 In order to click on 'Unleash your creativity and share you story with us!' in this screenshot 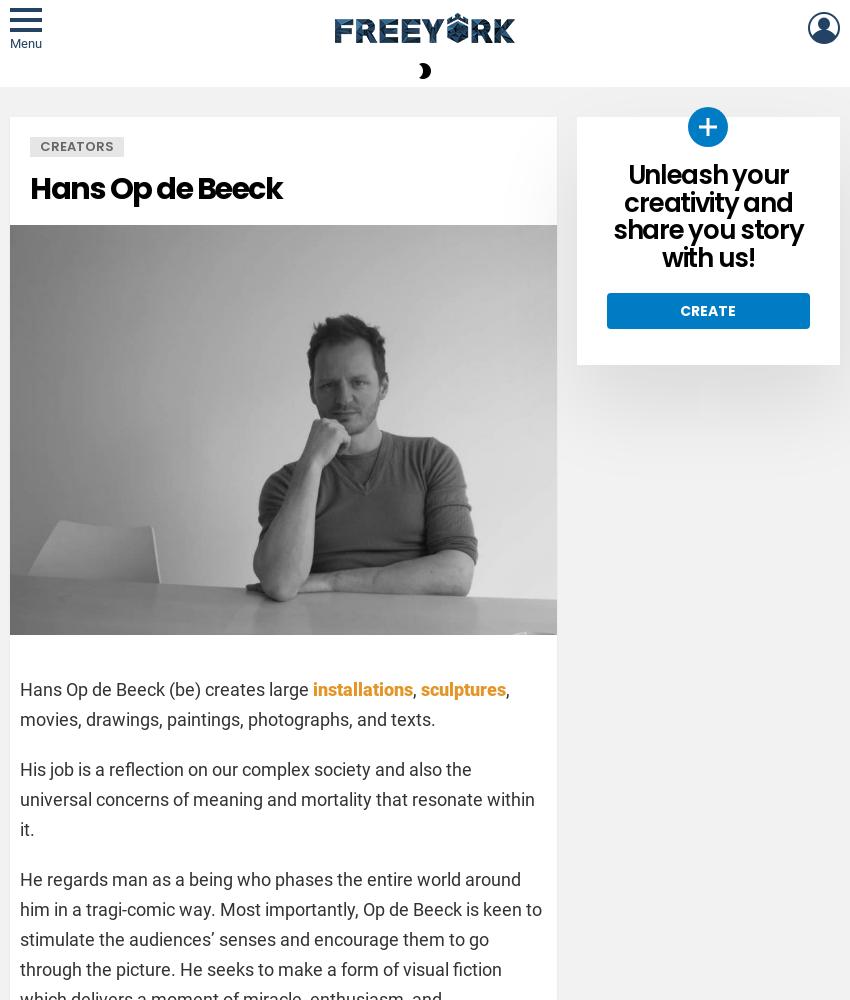, I will do `click(706, 215)`.